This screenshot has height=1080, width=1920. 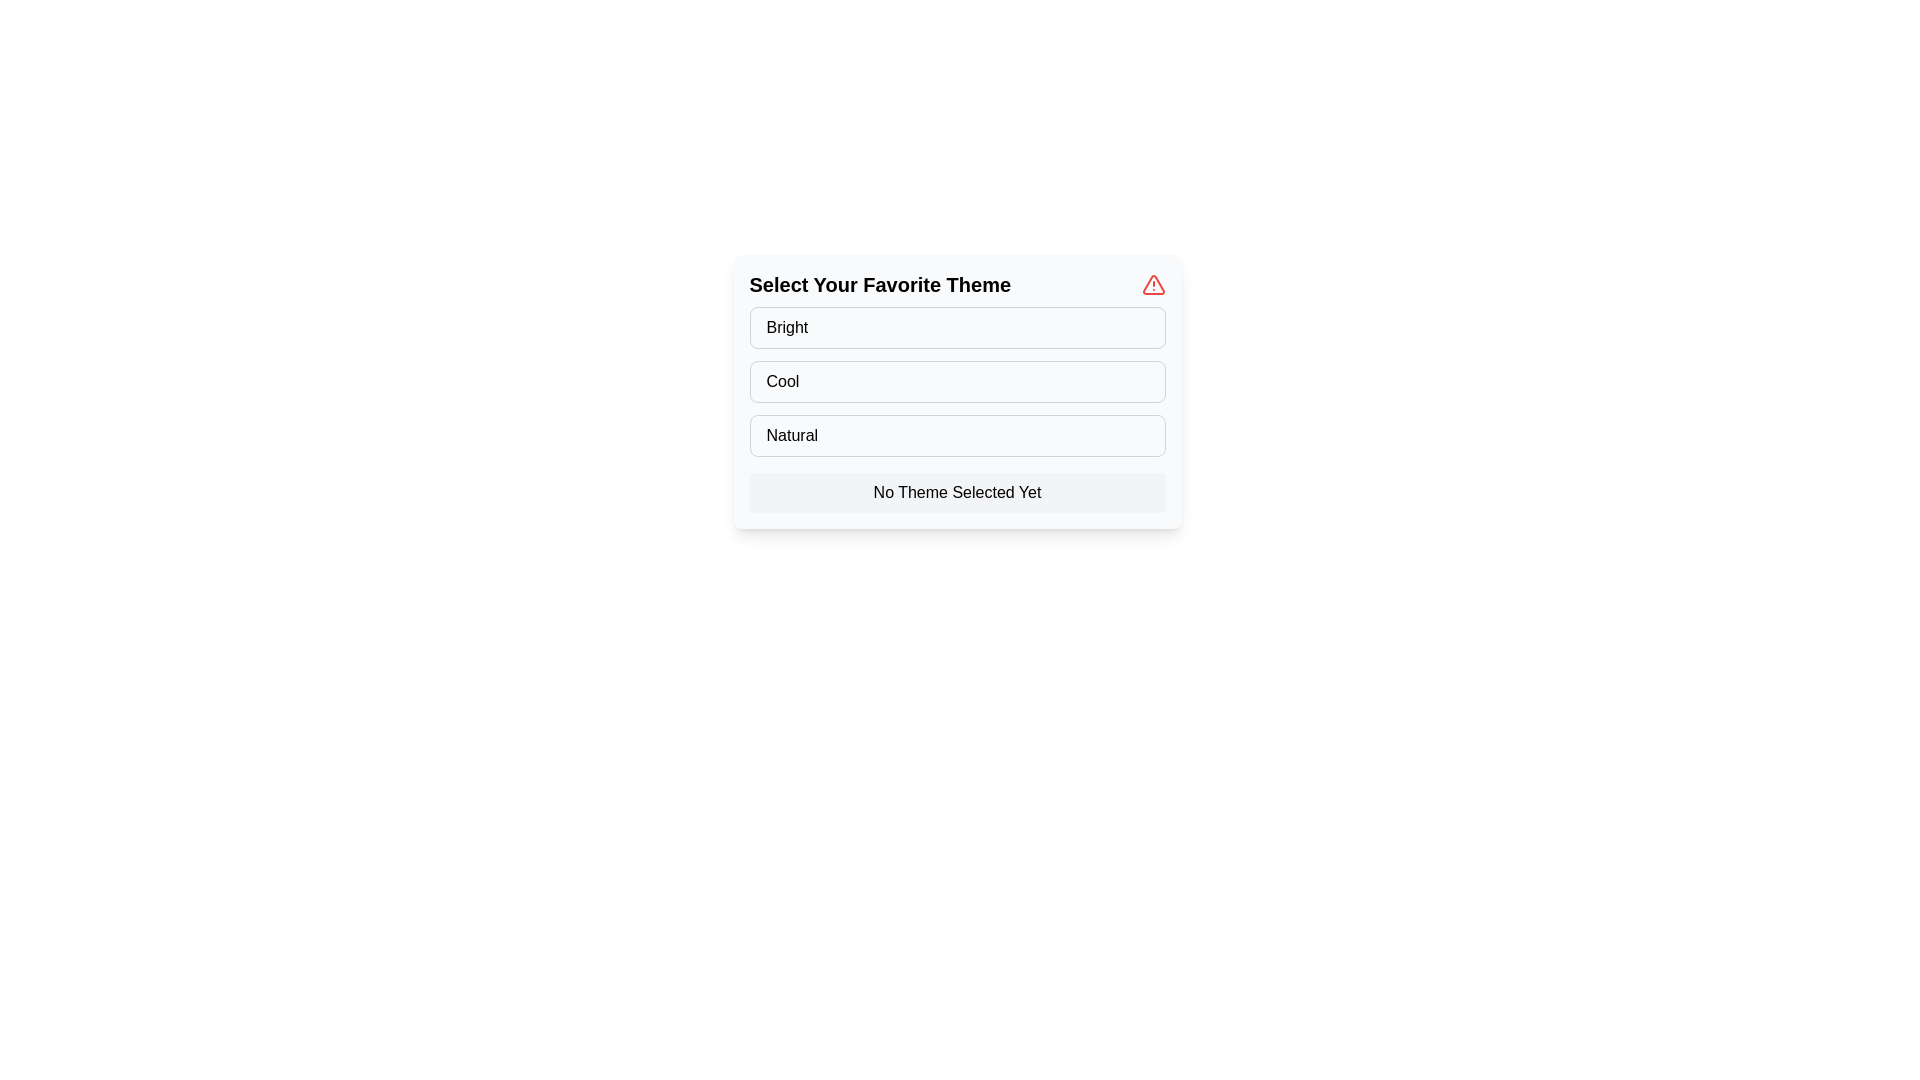 I want to click on the warning icon located in the top-right corner of the 'Select Your Favorite Theme' card layout, which serves as a visual indicator for alerts or warnings, so click(x=1153, y=285).